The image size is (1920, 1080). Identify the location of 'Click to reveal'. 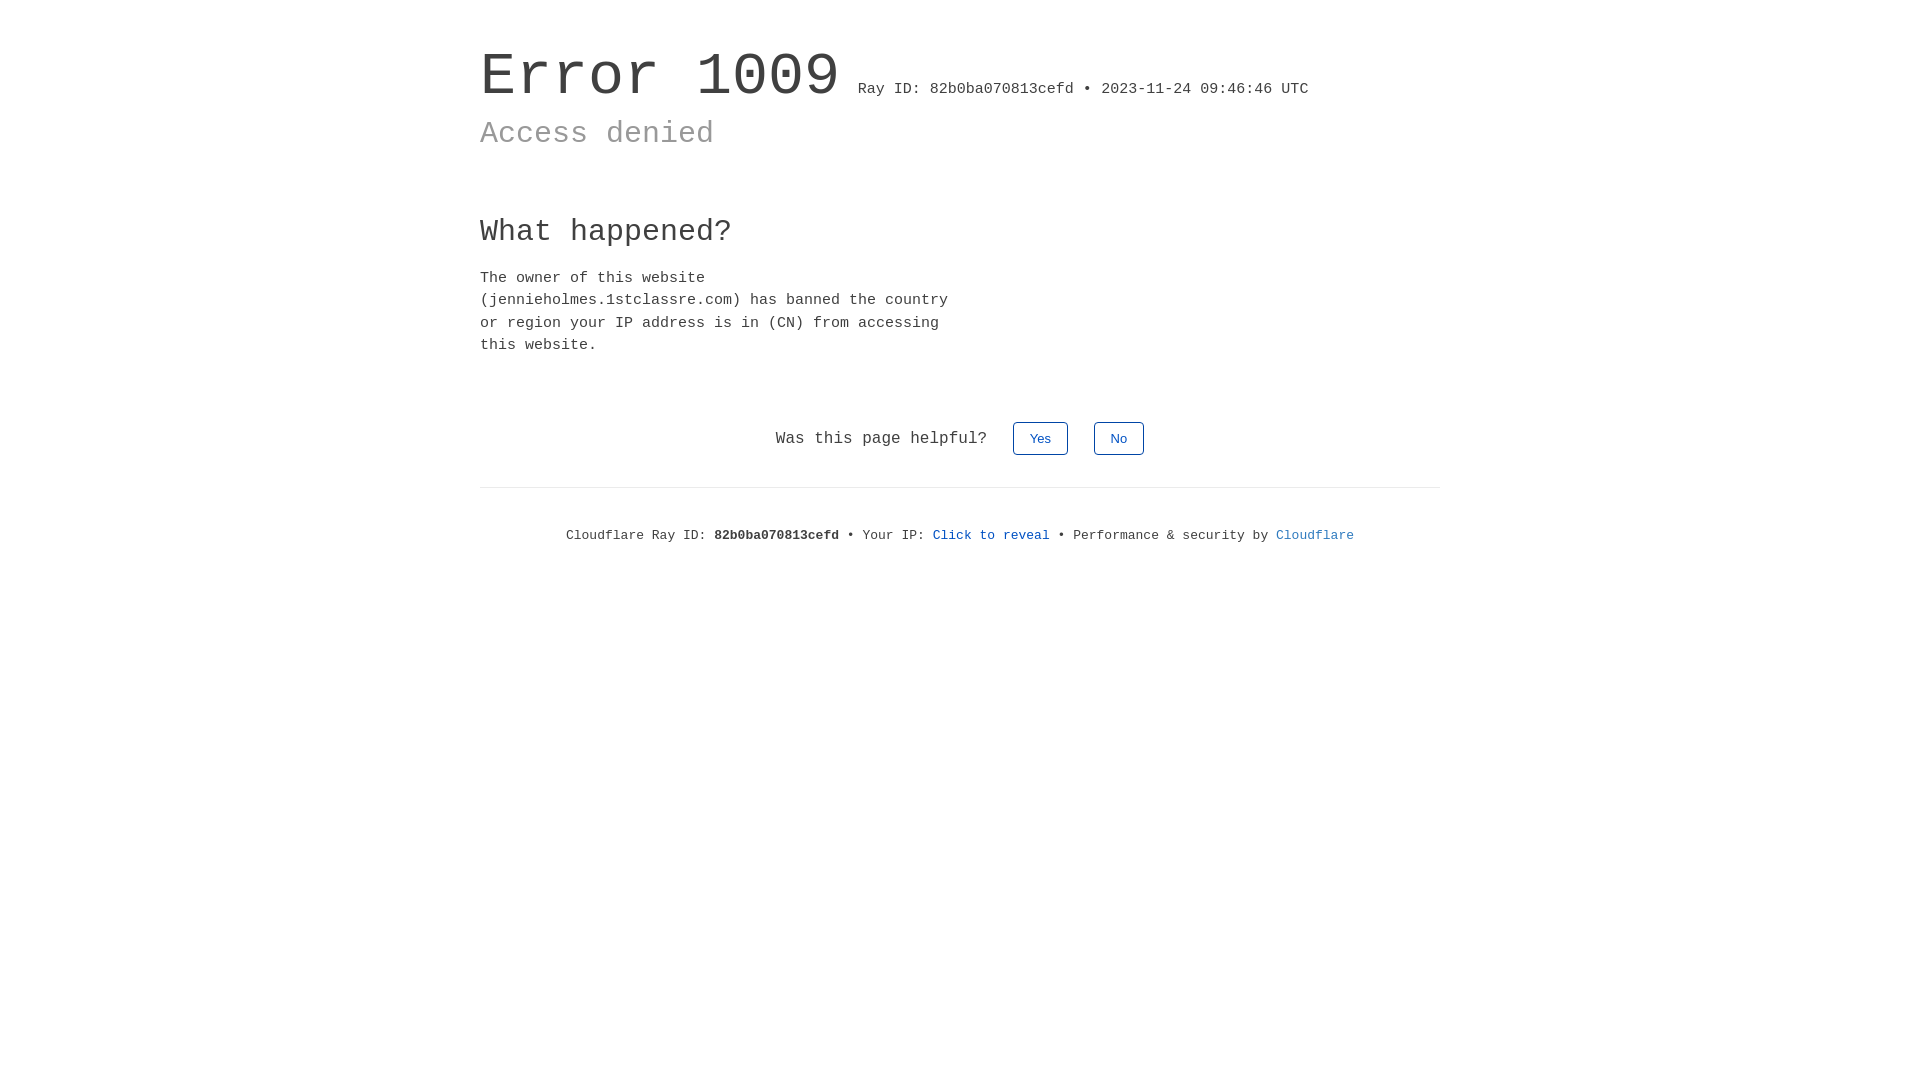
(991, 534).